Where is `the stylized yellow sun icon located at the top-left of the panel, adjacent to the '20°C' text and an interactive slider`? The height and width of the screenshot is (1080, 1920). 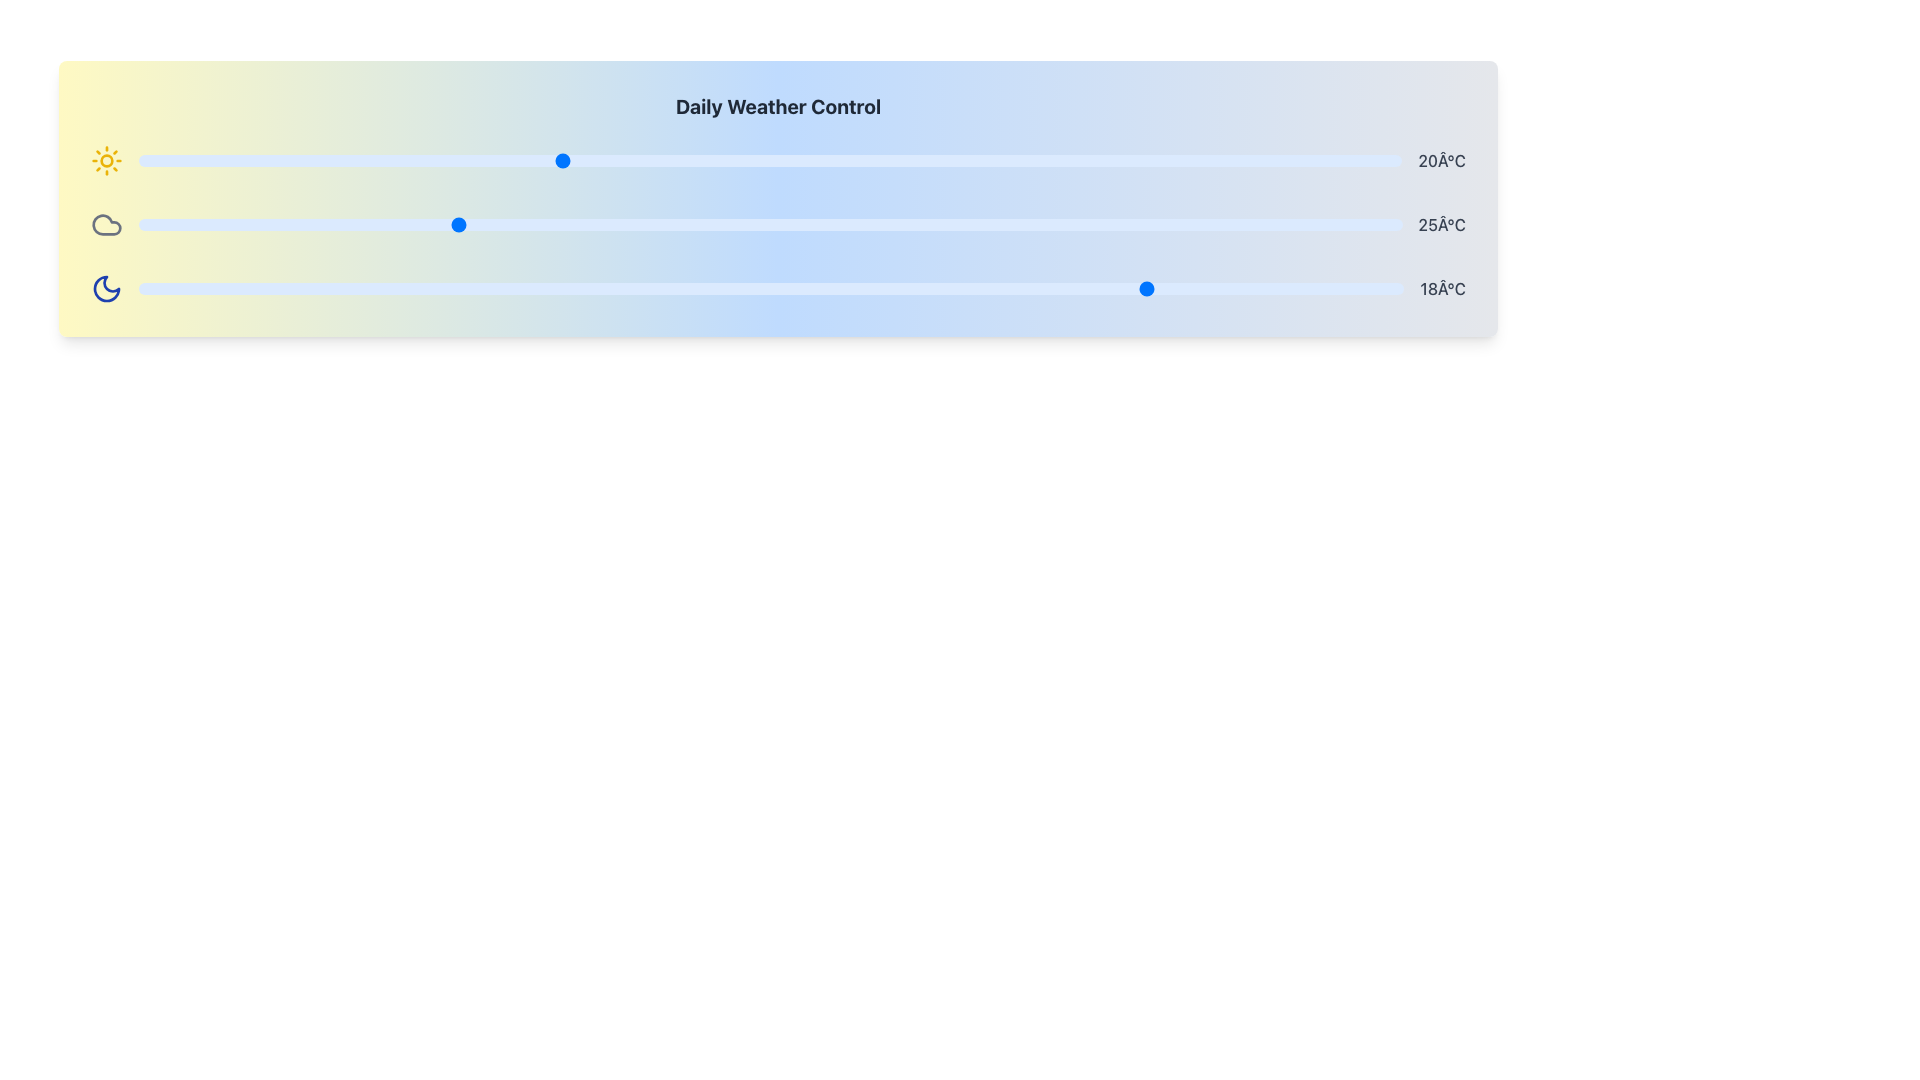 the stylized yellow sun icon located at the top-left of the panel, adjacent to the '20°C' text and an interactive slider is located at coordinates (105, 160).